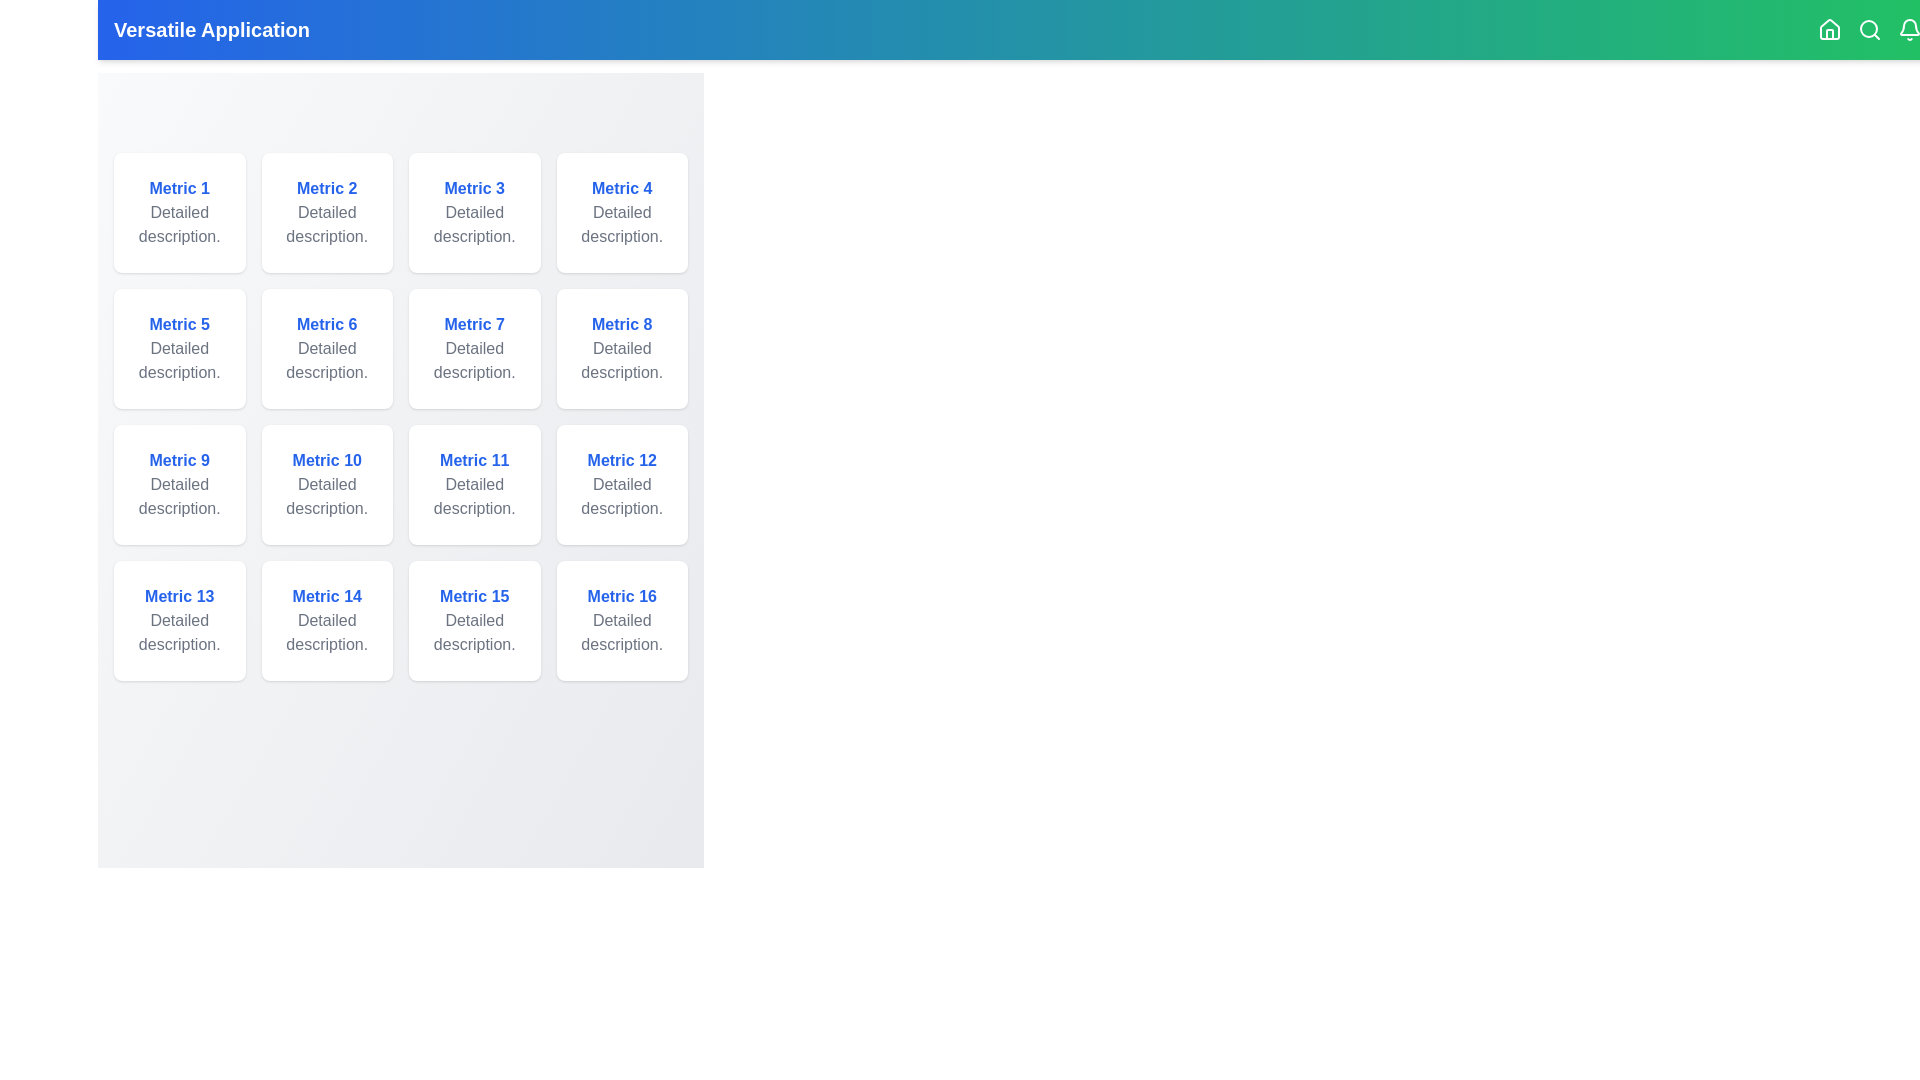 Image resolution: width=1920 pixels, height=1080 pixels. What do you see at coordinates (1829, 30) in the screenshot?
I see `the Home icon in the app bar` at bounding box center [1829, 30].